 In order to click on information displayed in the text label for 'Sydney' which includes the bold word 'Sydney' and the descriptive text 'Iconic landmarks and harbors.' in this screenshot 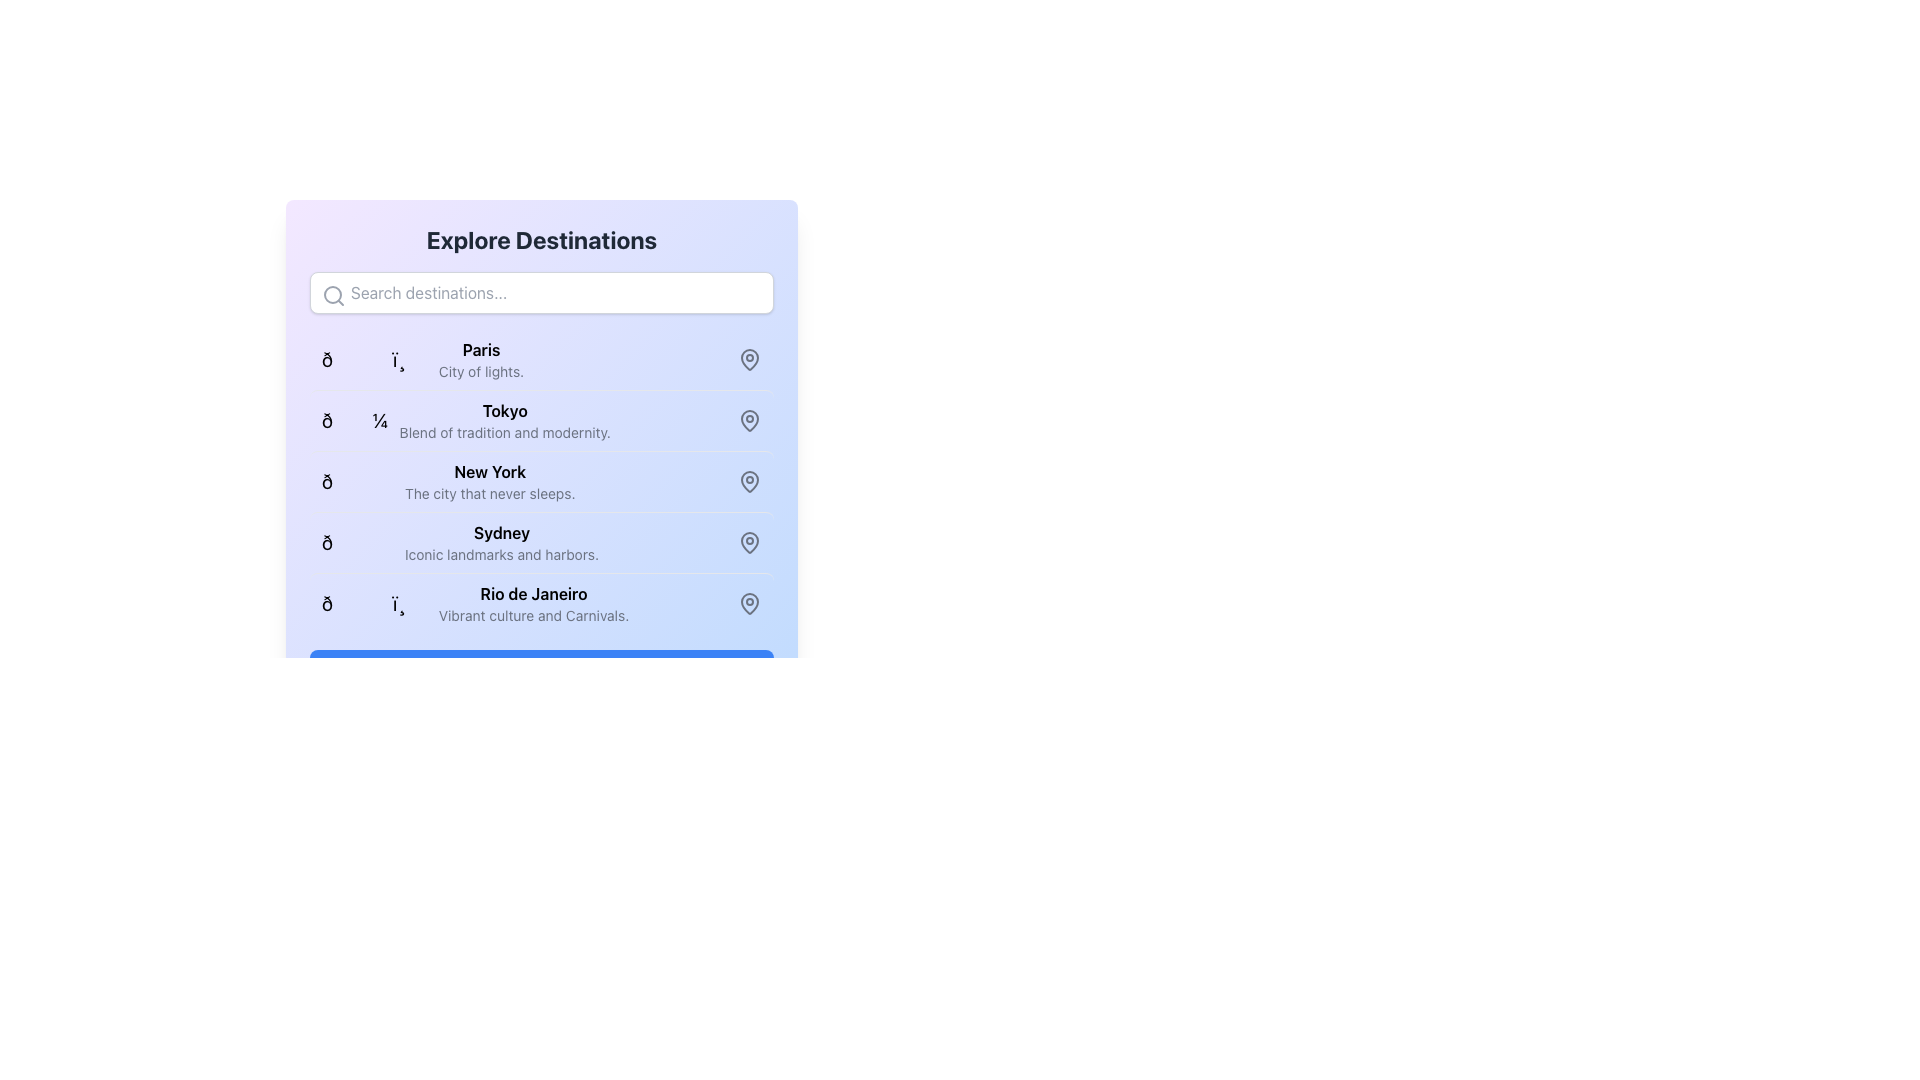, I will do `click(459, 543)`.